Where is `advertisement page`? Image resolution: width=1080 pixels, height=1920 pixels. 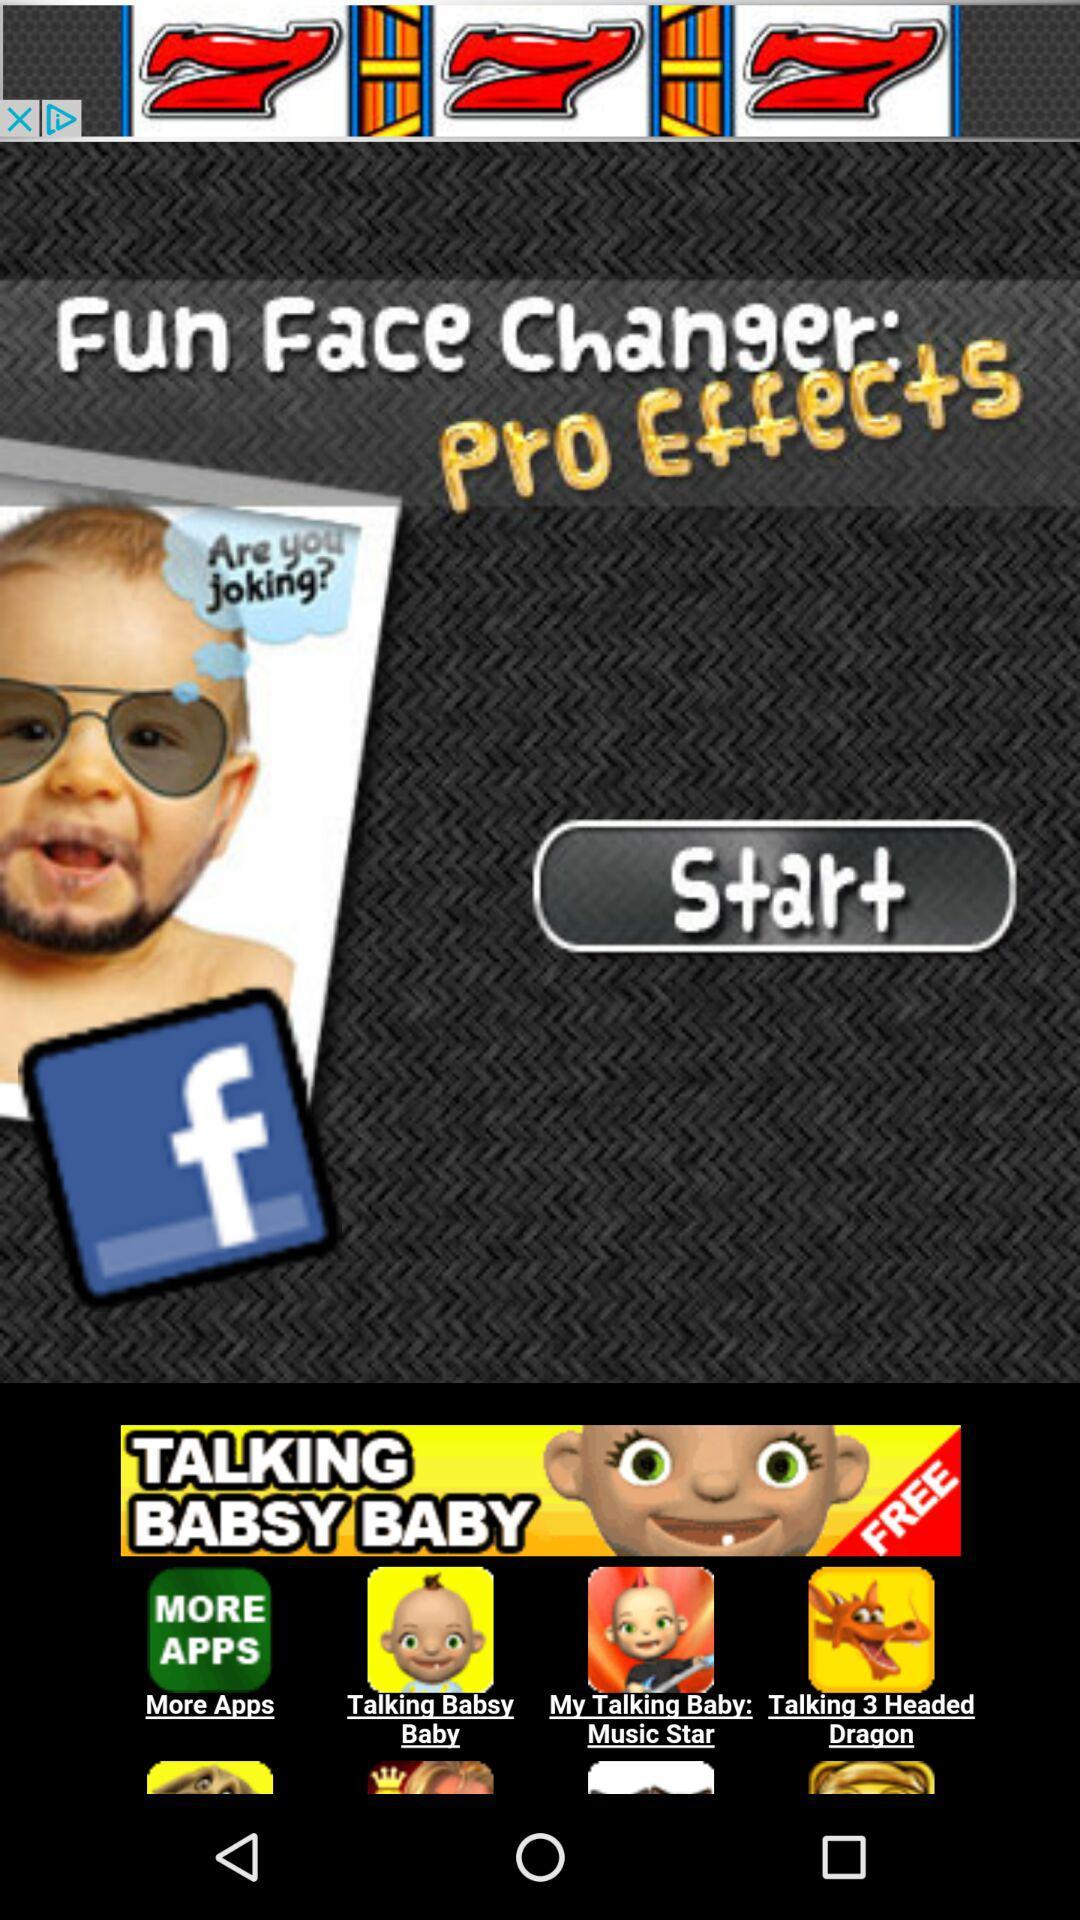
advertisement page is located at coordinates (540, 70).